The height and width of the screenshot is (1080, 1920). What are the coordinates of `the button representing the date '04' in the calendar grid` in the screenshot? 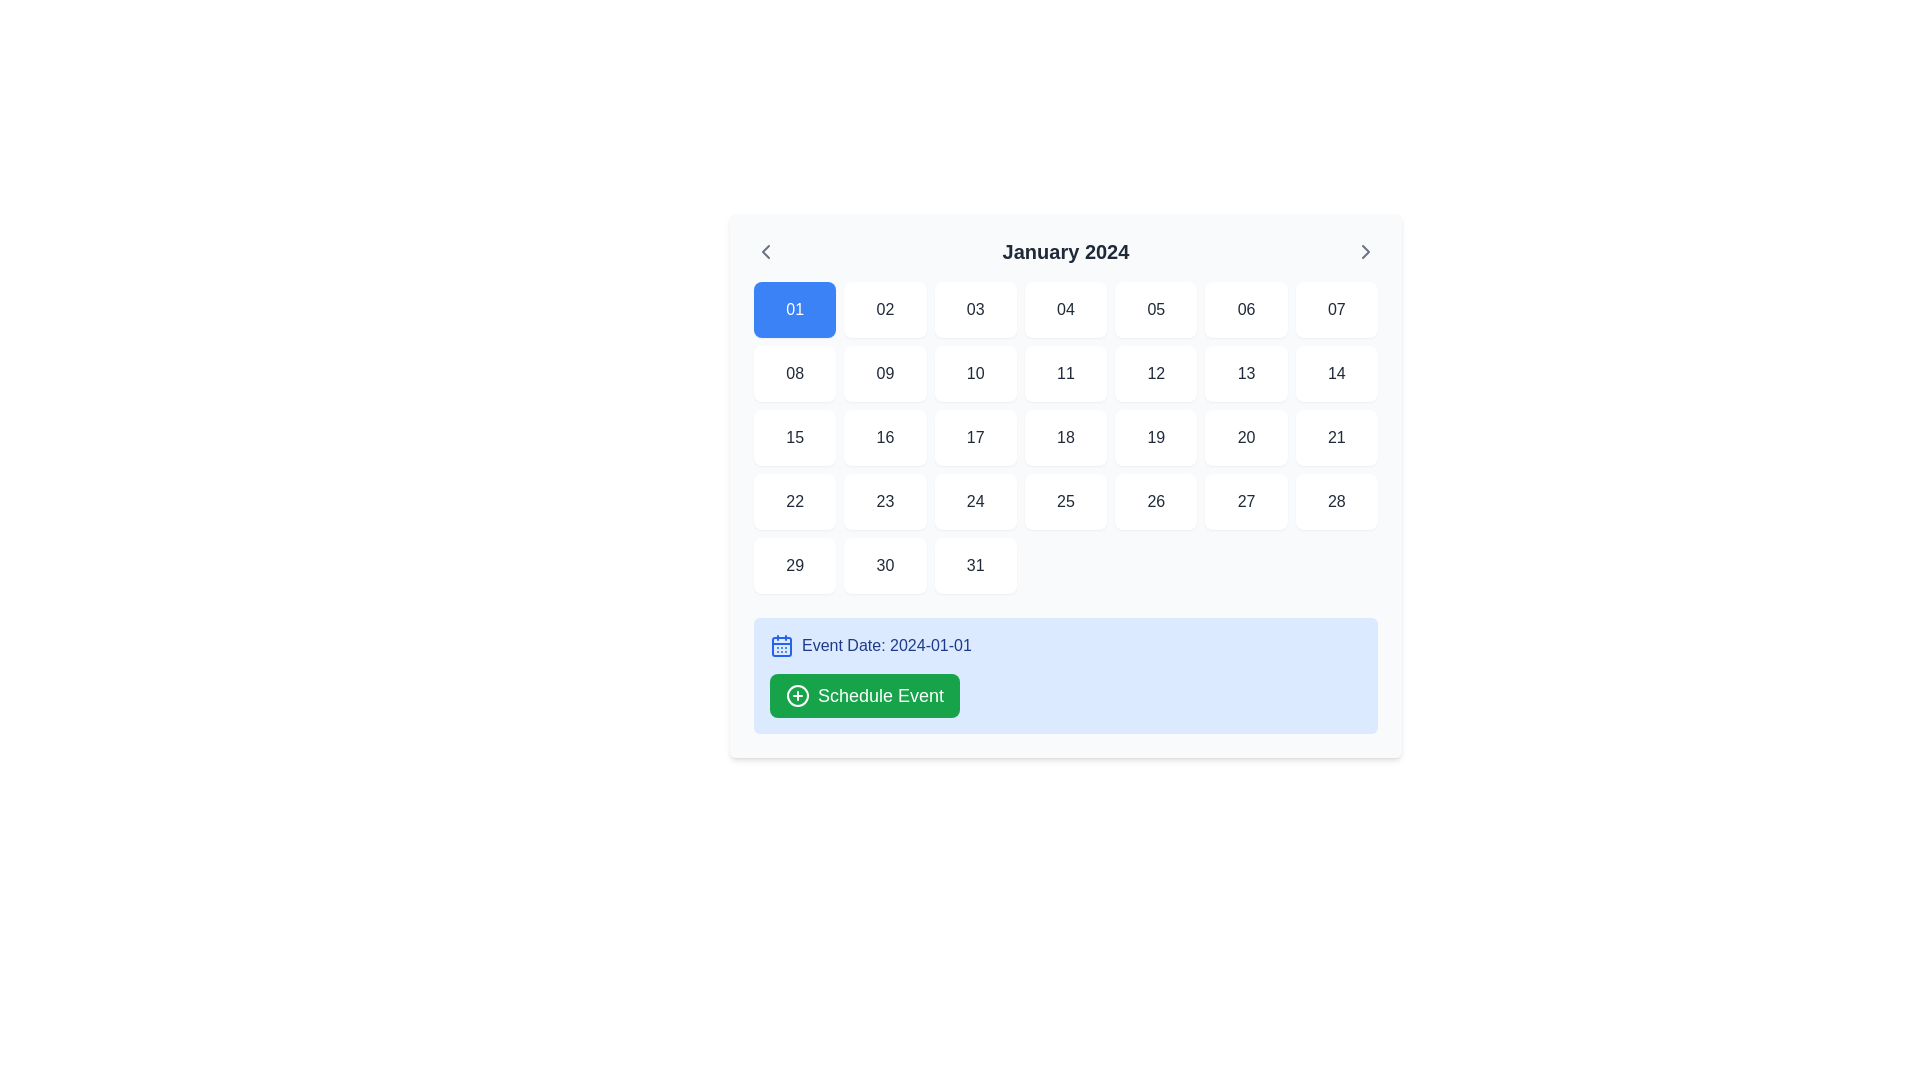 It's located at (1064, 309).